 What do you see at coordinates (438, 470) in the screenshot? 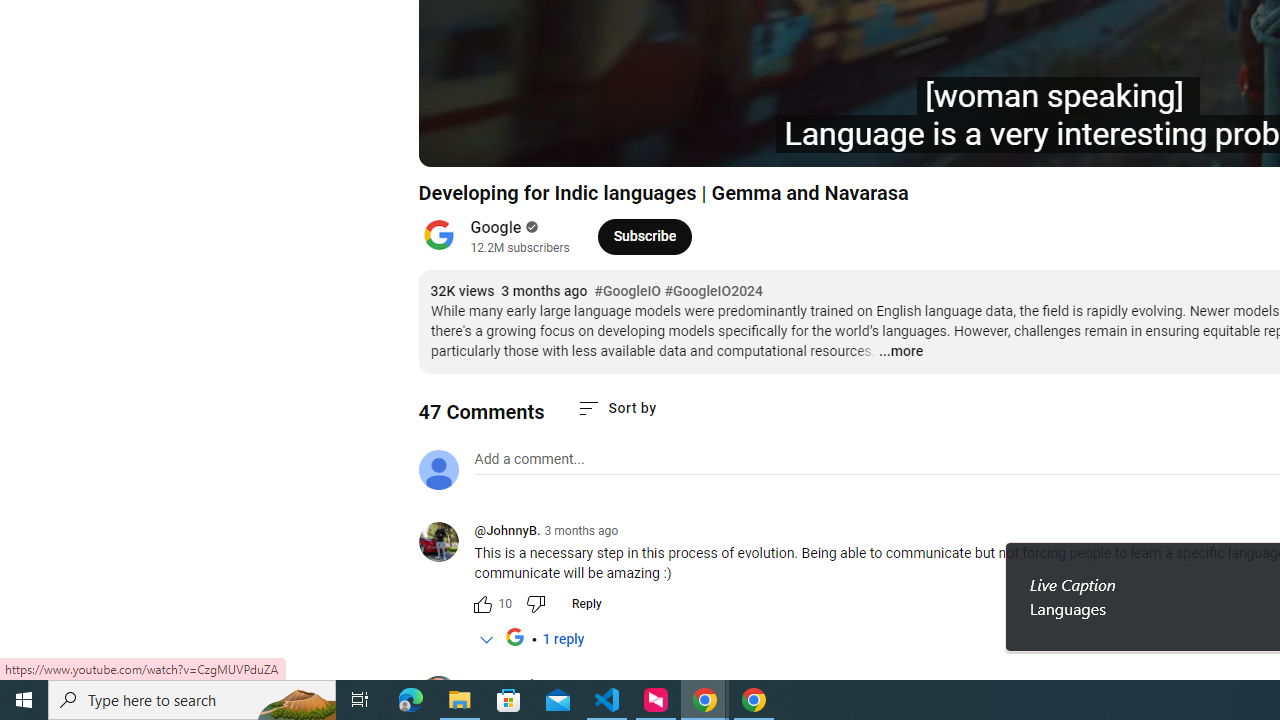
I see `'Default profile photo'` at bounding box center [438, 470].